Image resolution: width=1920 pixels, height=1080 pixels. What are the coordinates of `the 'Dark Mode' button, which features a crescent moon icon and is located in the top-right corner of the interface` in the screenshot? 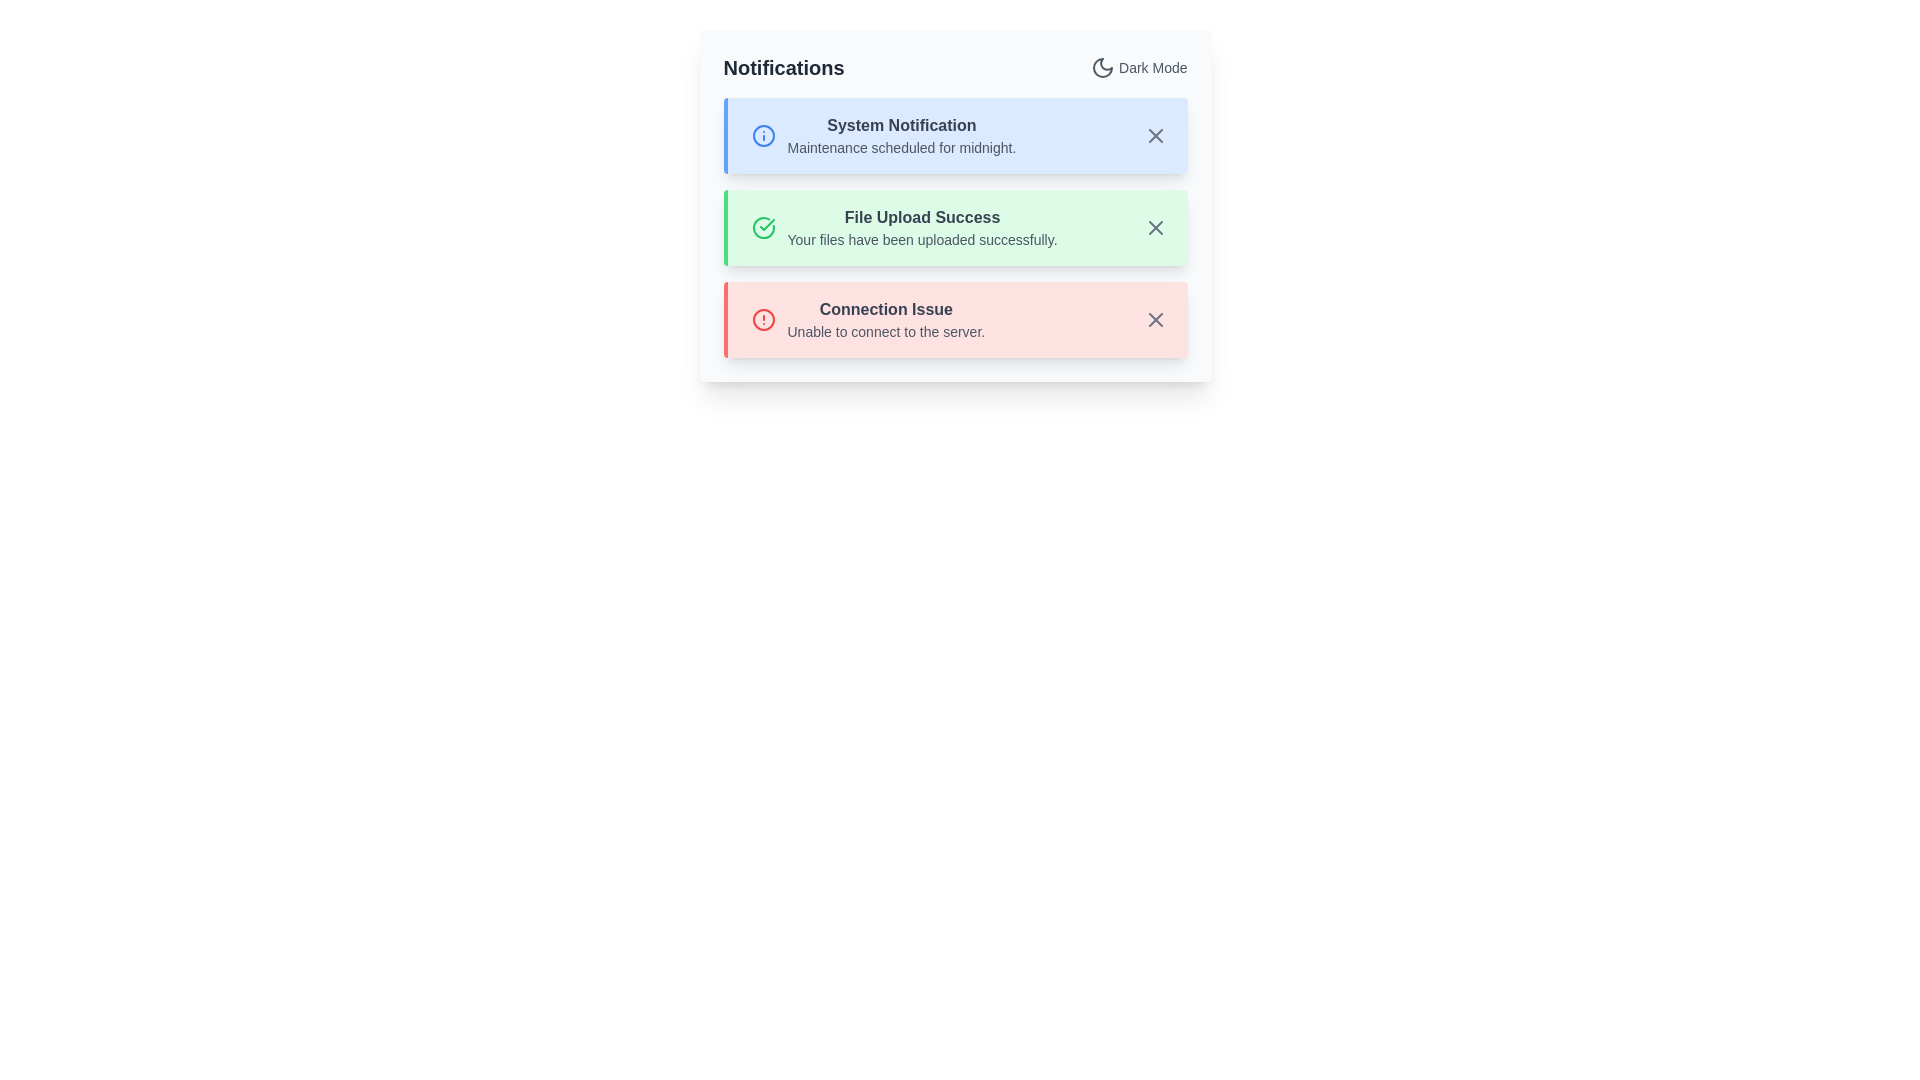 It's located at (1139, 67).